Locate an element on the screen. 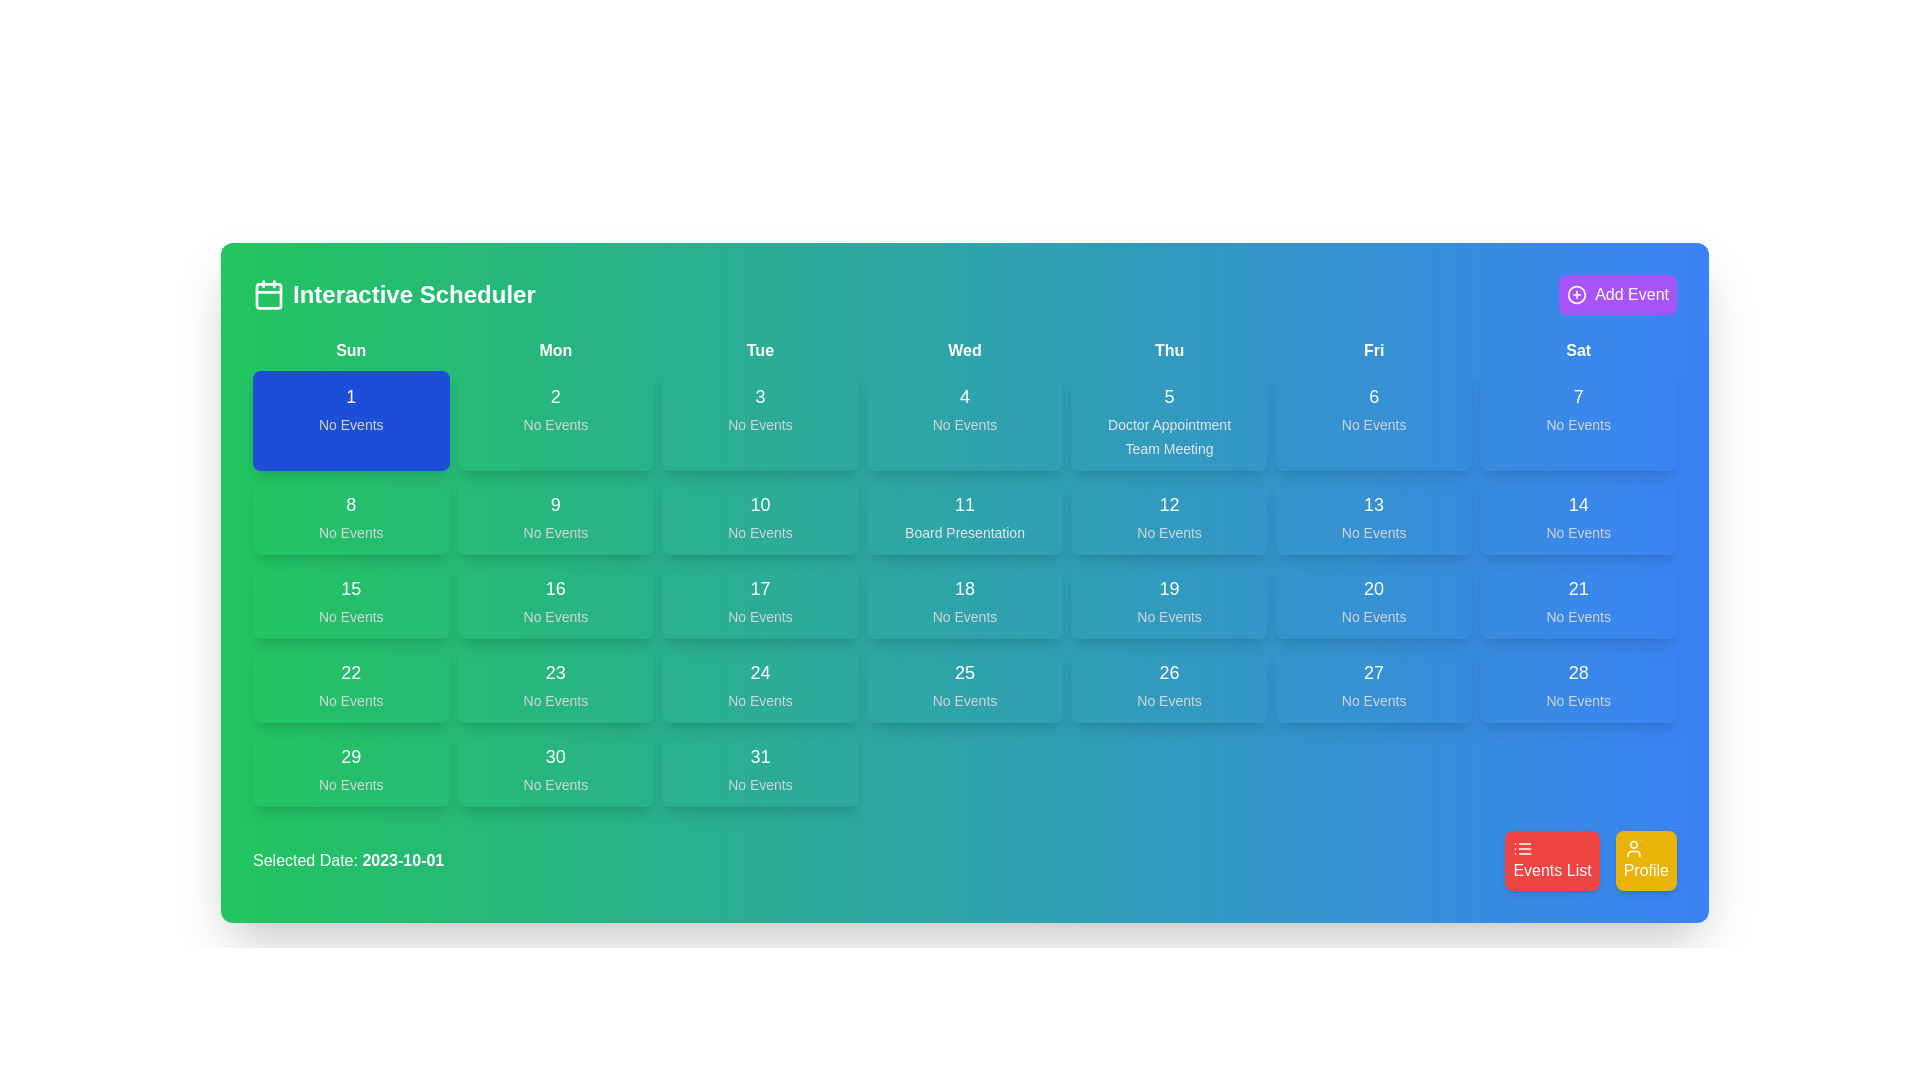  from the date cell for the 21st in the calendar grid is located at coordinates (1577, 600).